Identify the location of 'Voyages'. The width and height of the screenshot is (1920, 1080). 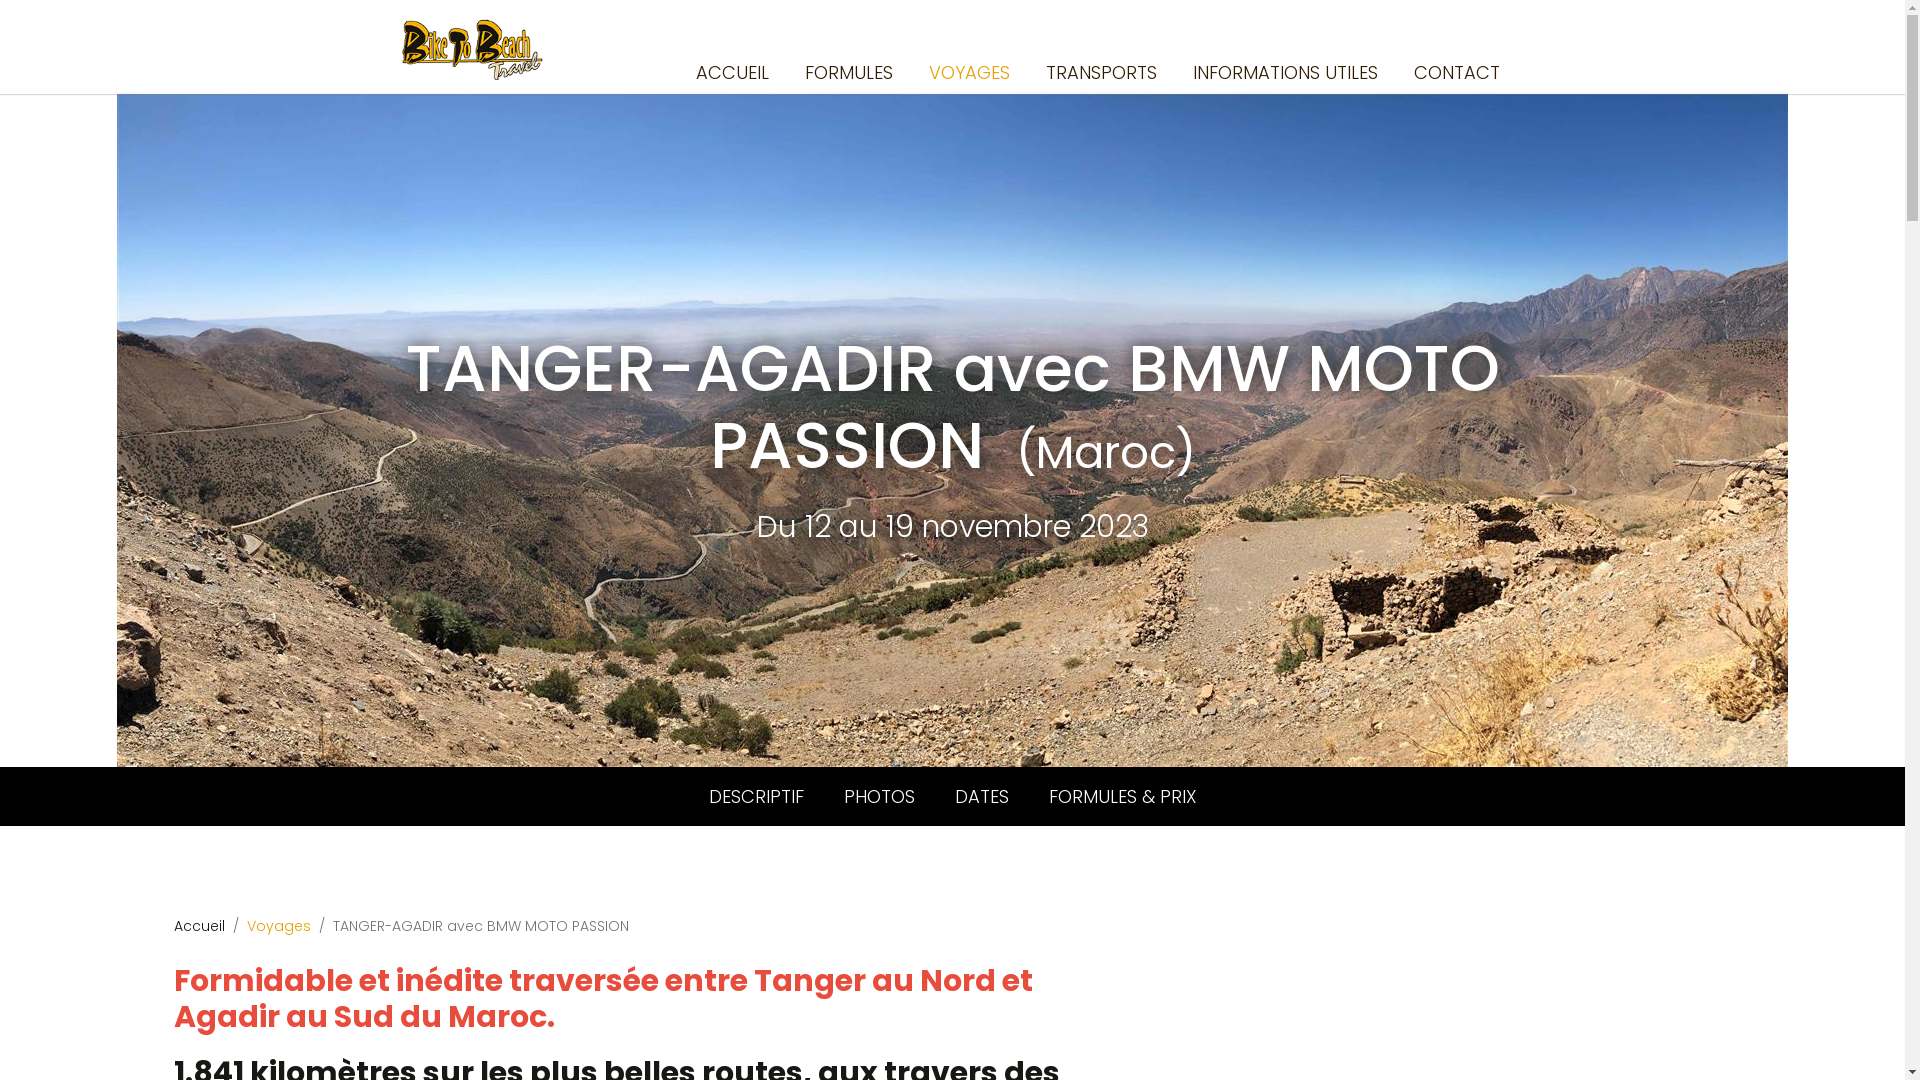
(245, 925).